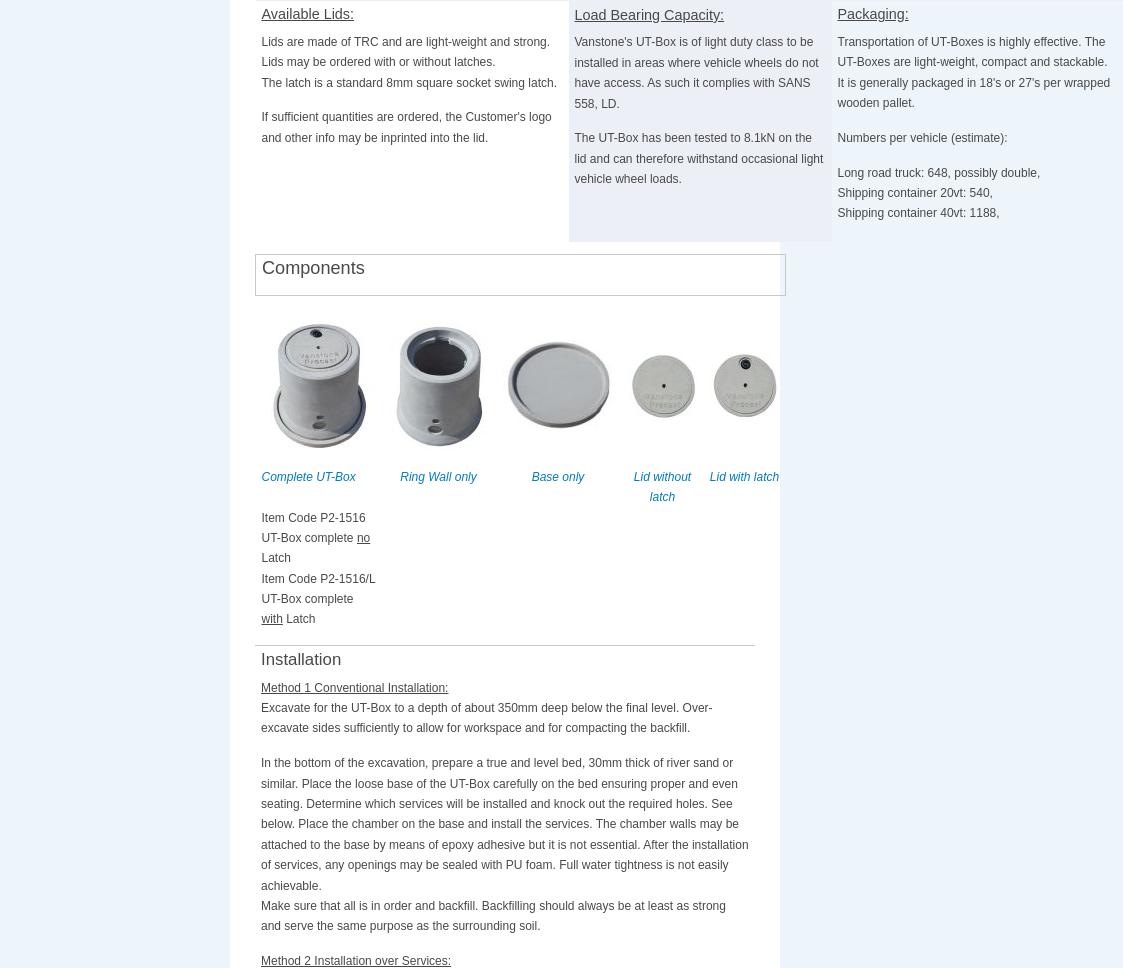 The width and height of the screenshot is (1123, 968). Describe the element at coordinates (260, 474) in the screenshot. I see `'Complete UT-Box'` at that location.